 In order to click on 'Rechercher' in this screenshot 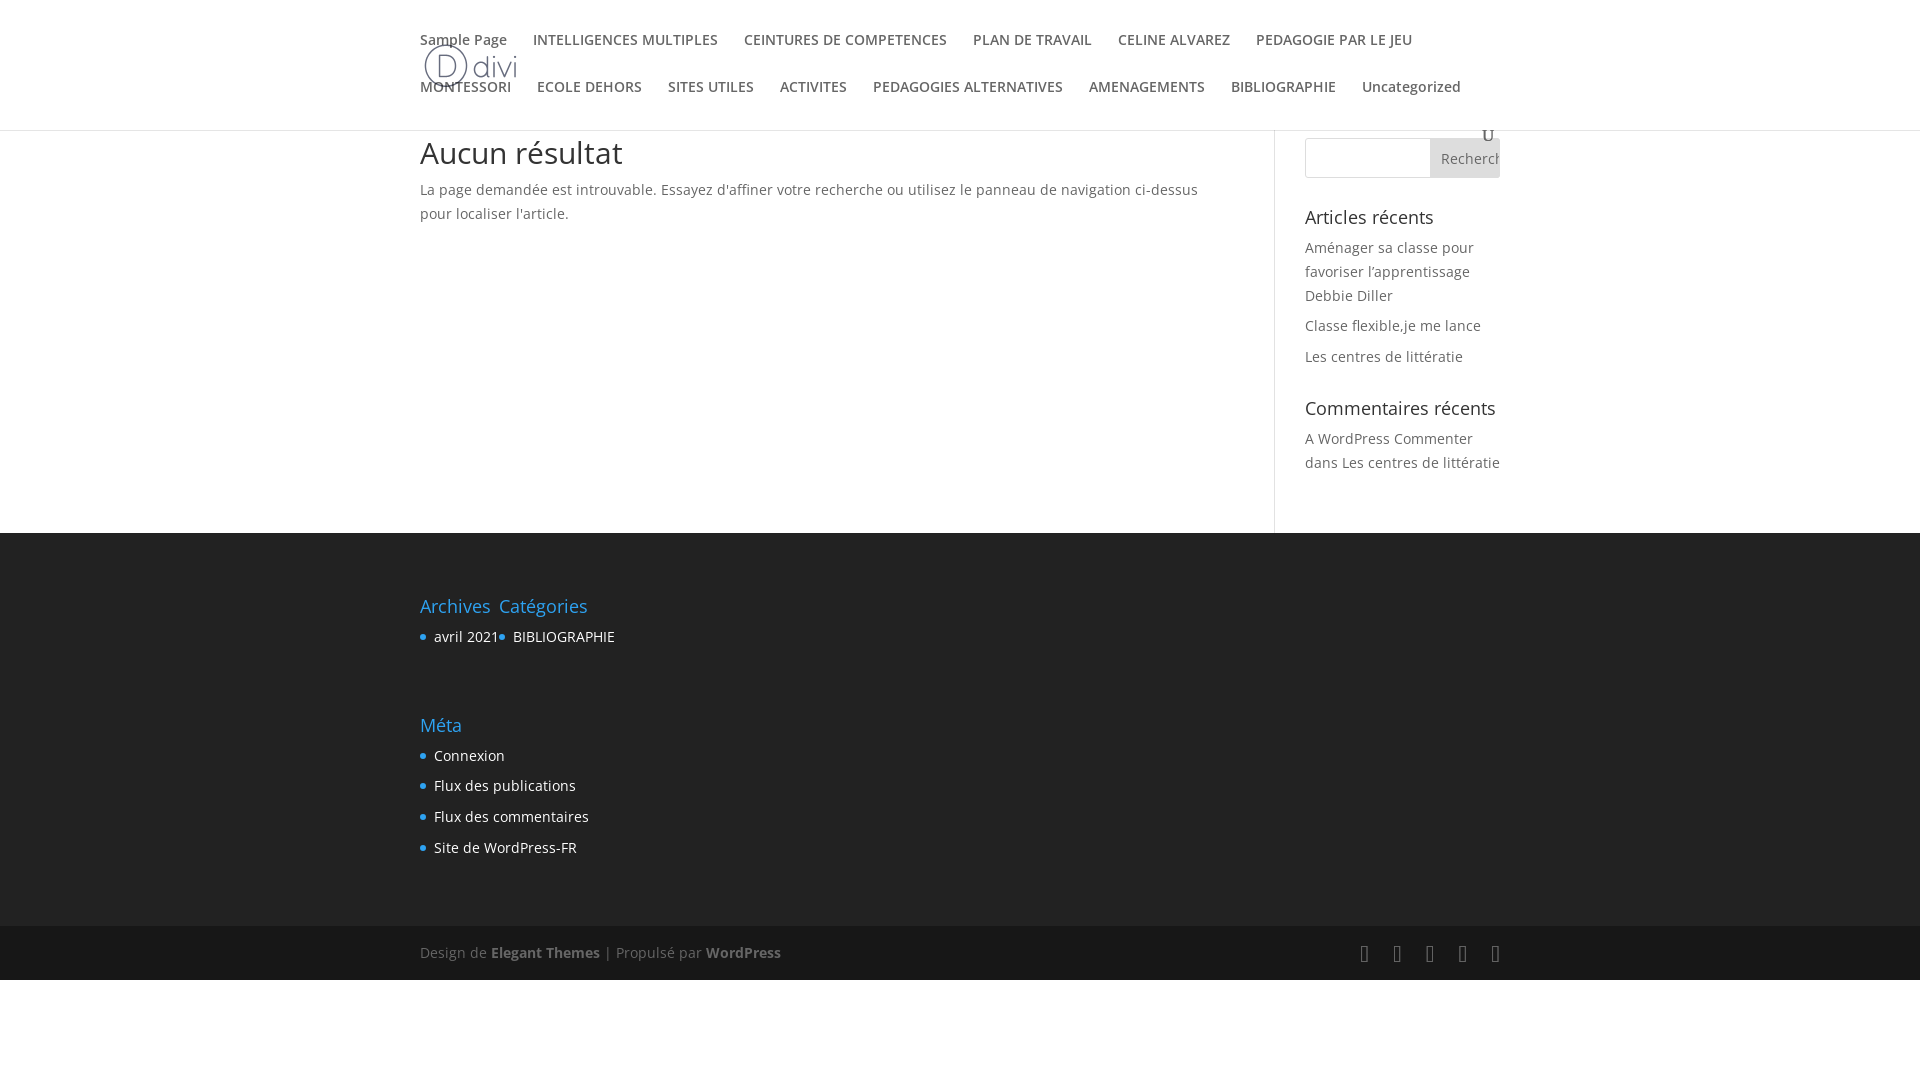, I will do `click(1464, 157)`.